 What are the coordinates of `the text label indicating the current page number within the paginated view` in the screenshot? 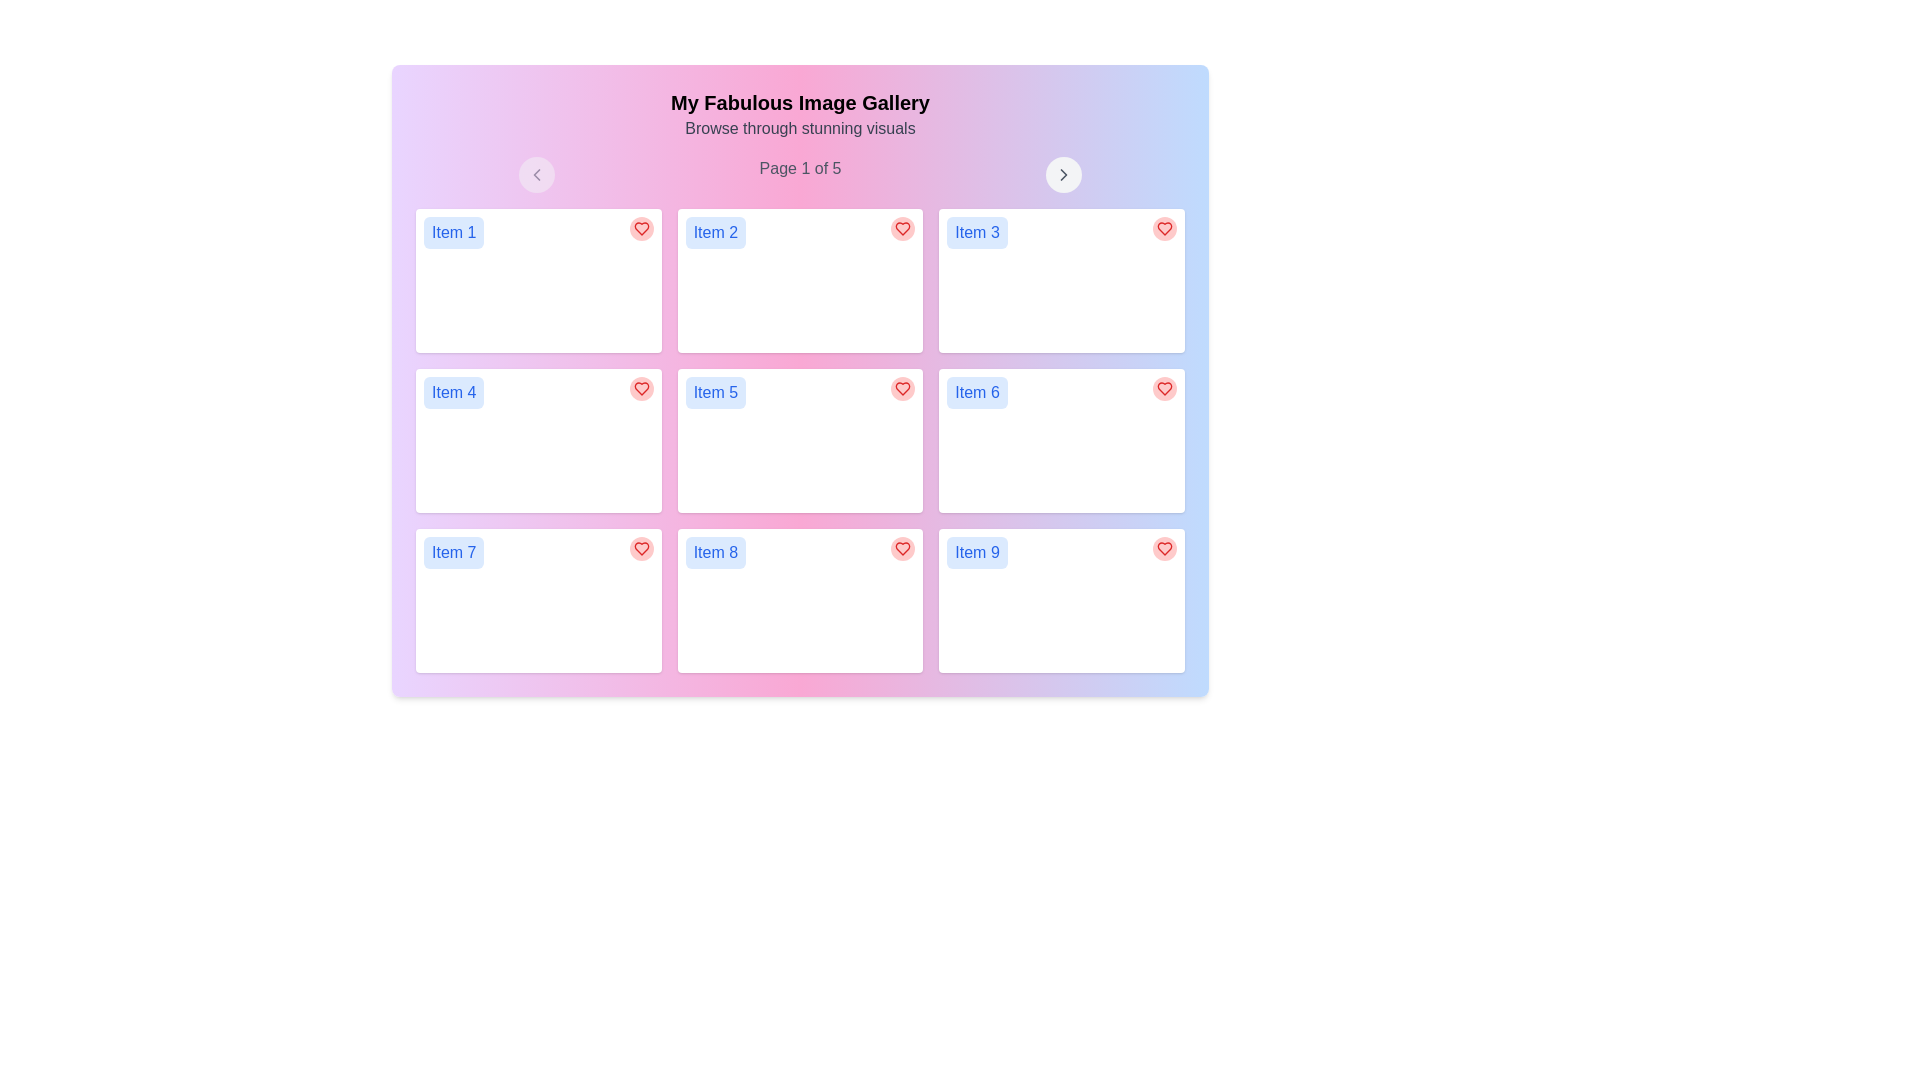 It's located at (800, 173).